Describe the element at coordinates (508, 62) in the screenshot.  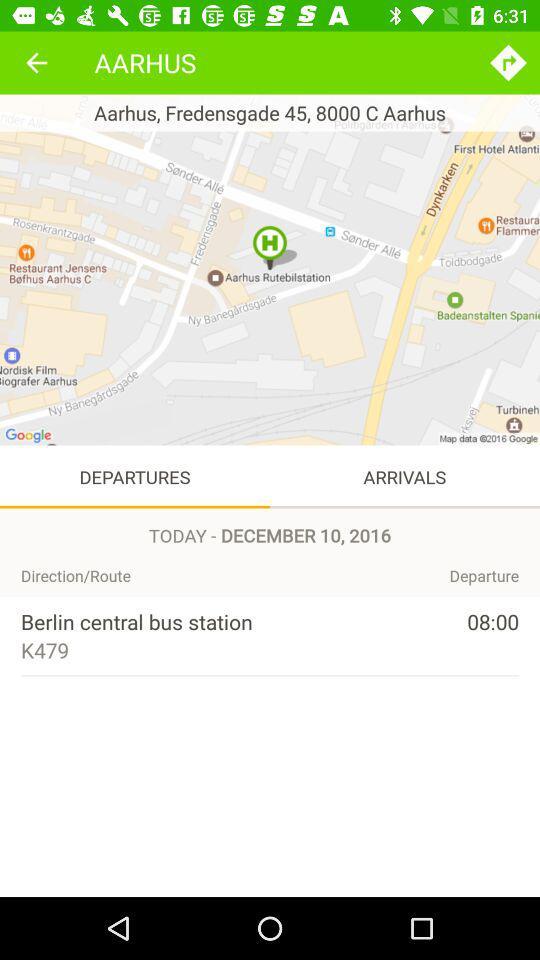
I see `the item next to the aarhus icon` at that location.